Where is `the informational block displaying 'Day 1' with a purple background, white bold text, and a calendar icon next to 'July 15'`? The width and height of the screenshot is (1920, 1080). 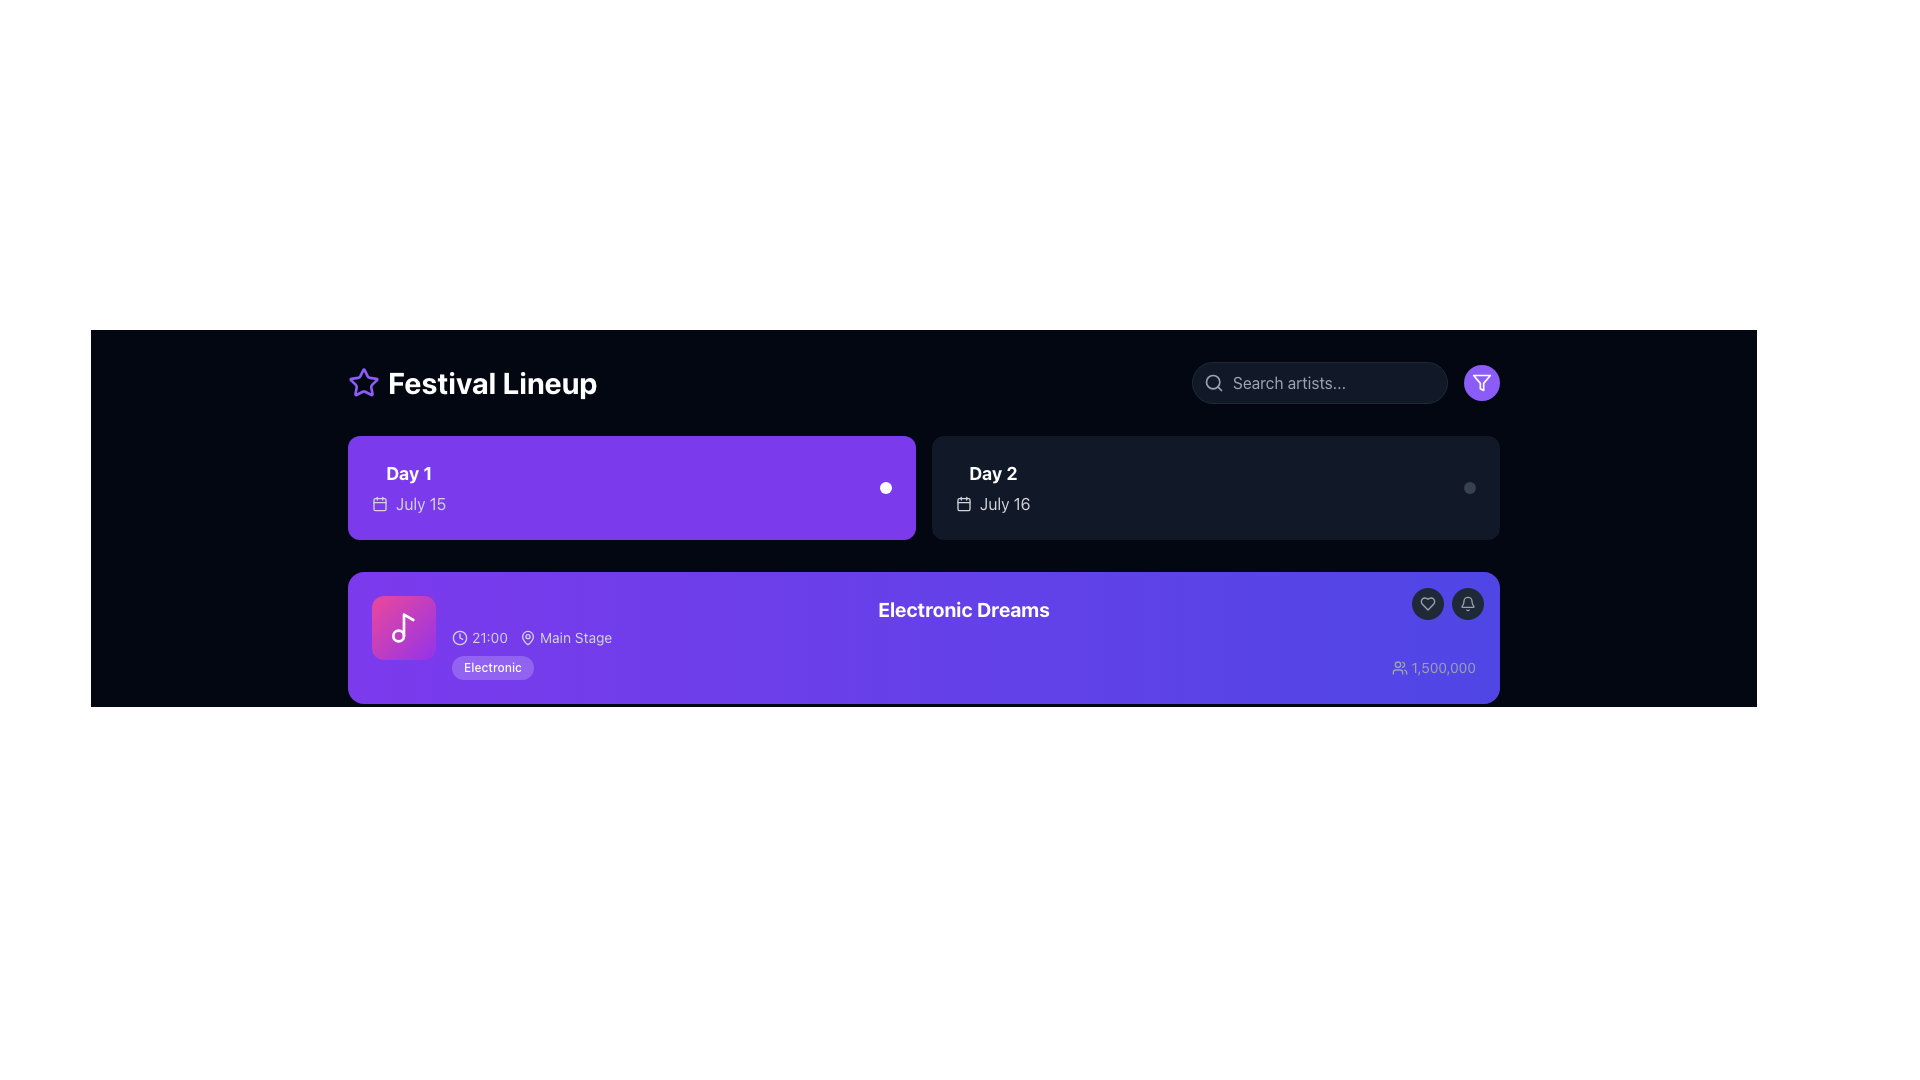 the informational block displaying 'Day 1' with a purple background, white bold text, and a calendar icon next to 'July 15' is located at coordinates (408, 488).